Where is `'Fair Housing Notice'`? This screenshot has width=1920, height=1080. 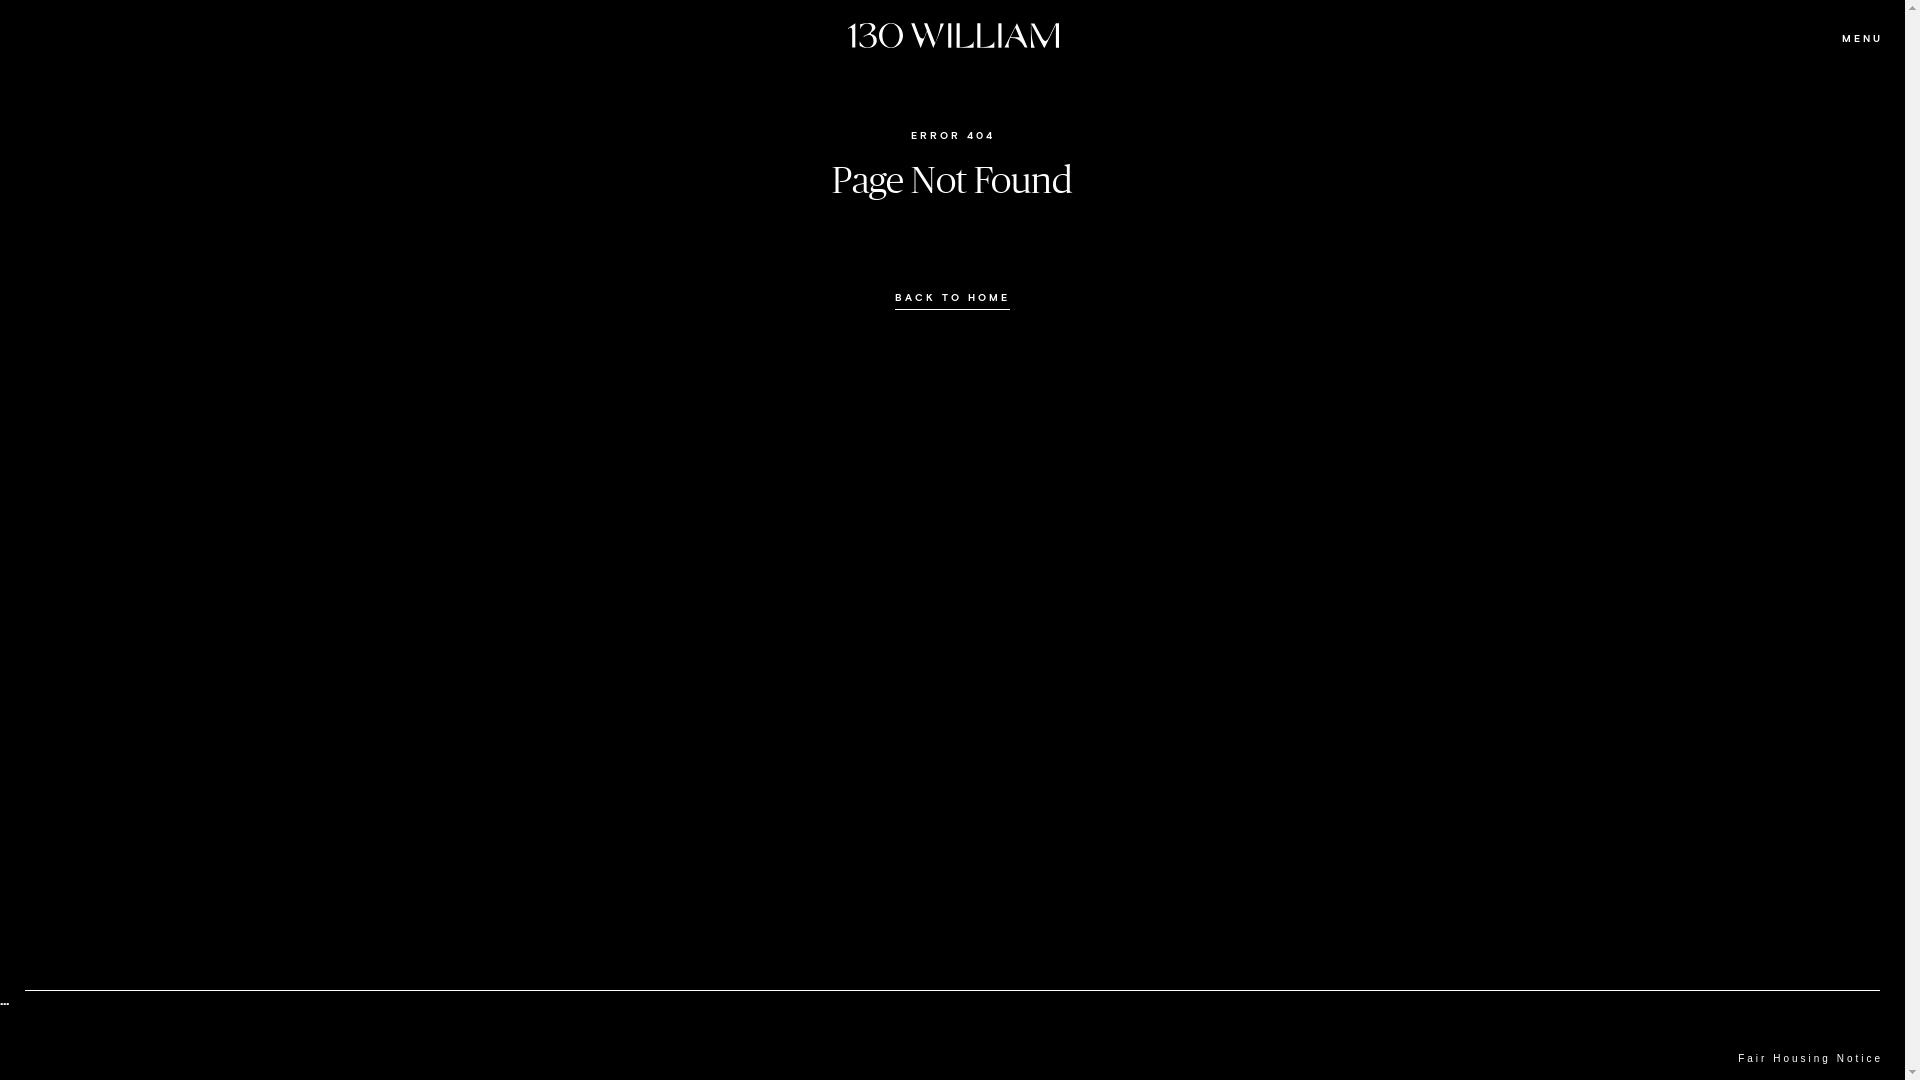
'Fair Housing Notice' is located at coordinates (1810, 1058).